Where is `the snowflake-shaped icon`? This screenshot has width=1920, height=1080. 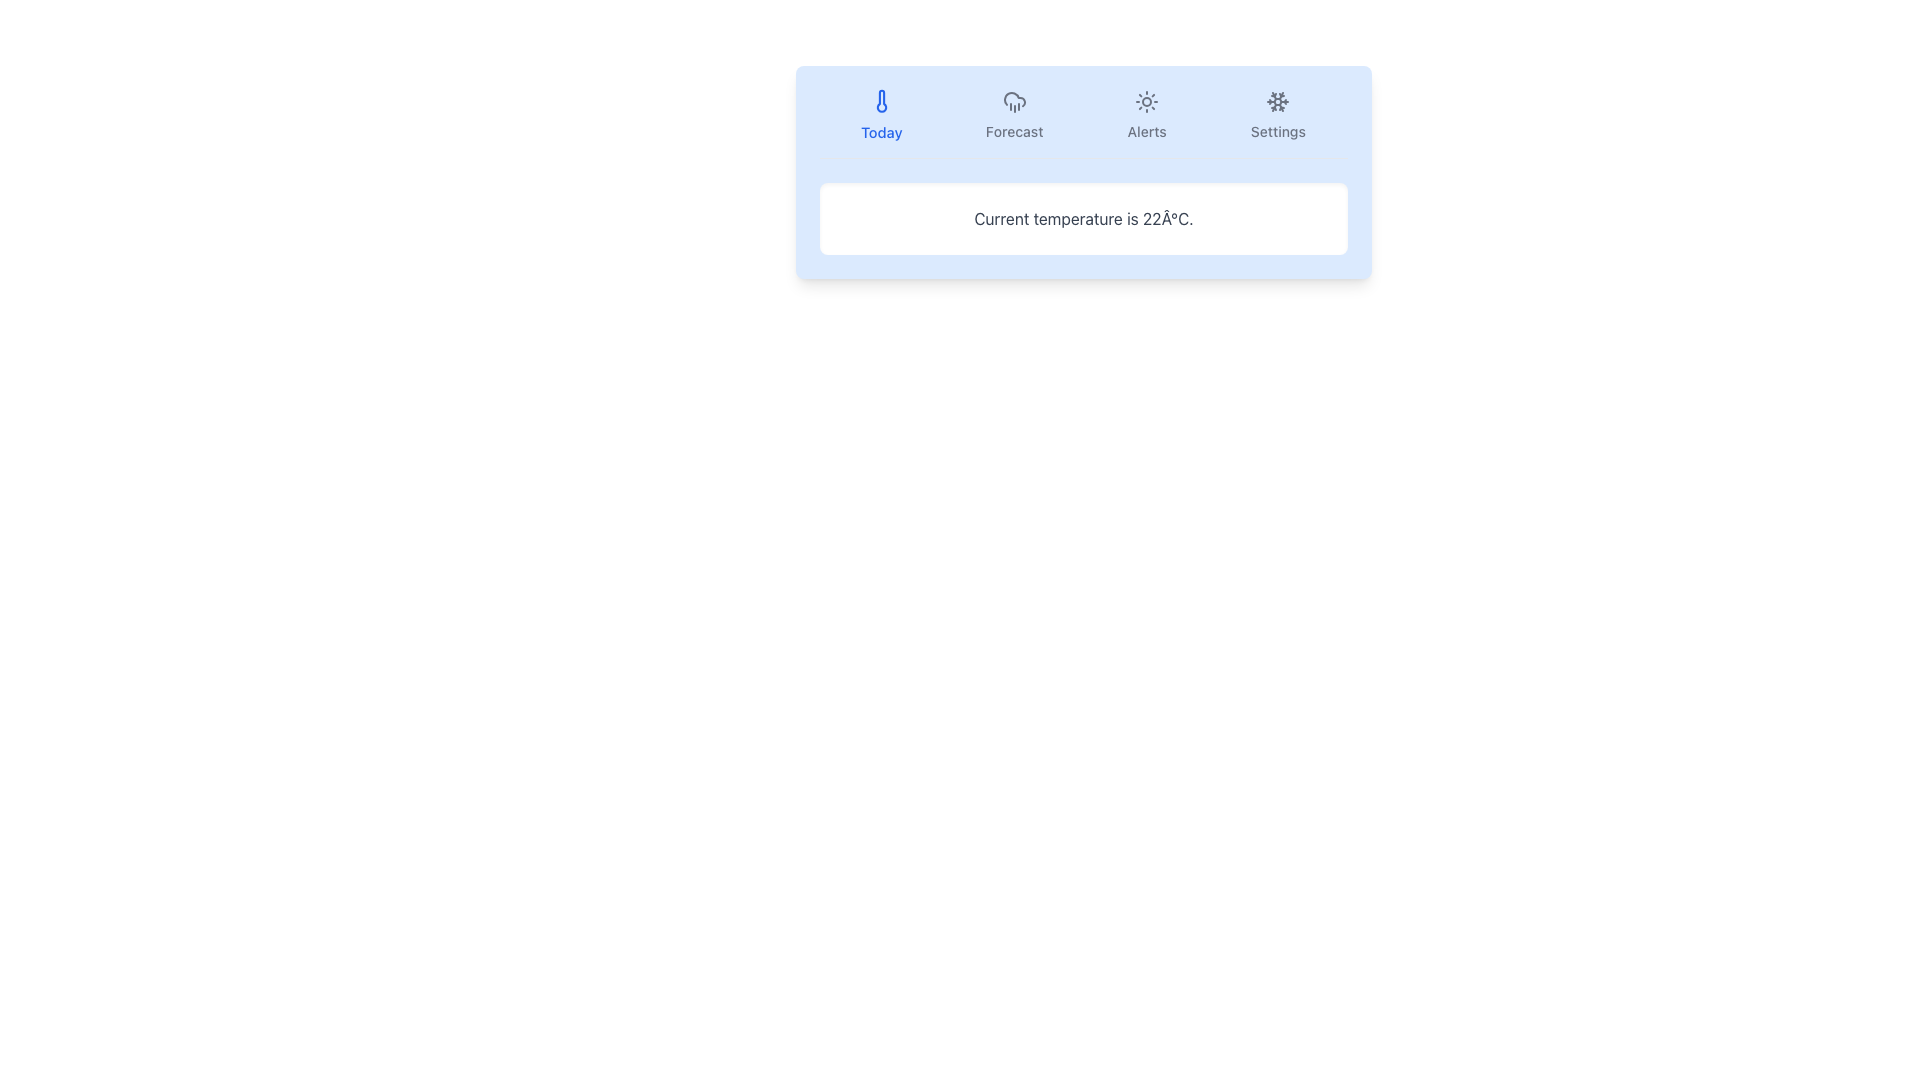
the snowflake-shaped icon is located at coordinates (1276, 101).